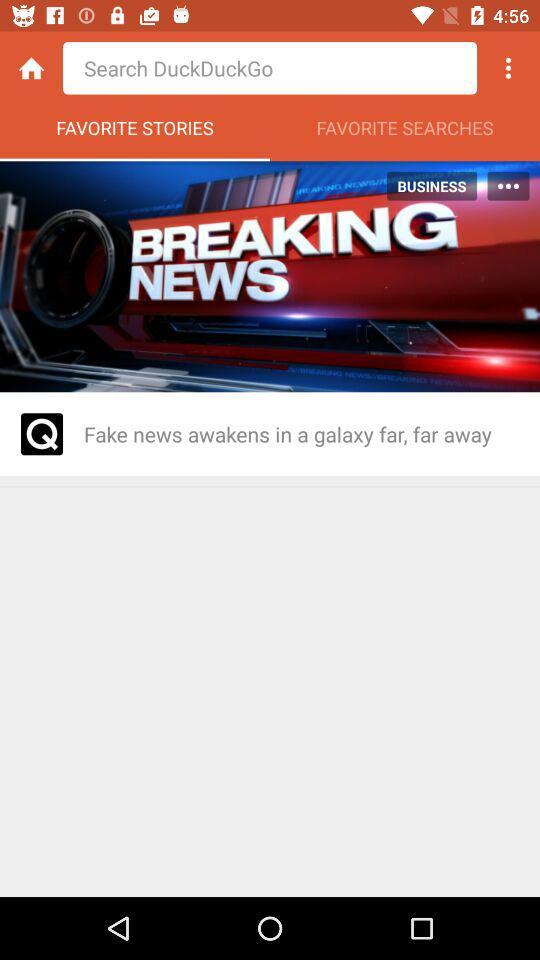 Image resolution: width=540 pixels, height=960 pixels. What do you see at coordinates (135, 132) in the screenshot?
I see `the icon next to the favorite searches icon` at bounding box center [135, 132].